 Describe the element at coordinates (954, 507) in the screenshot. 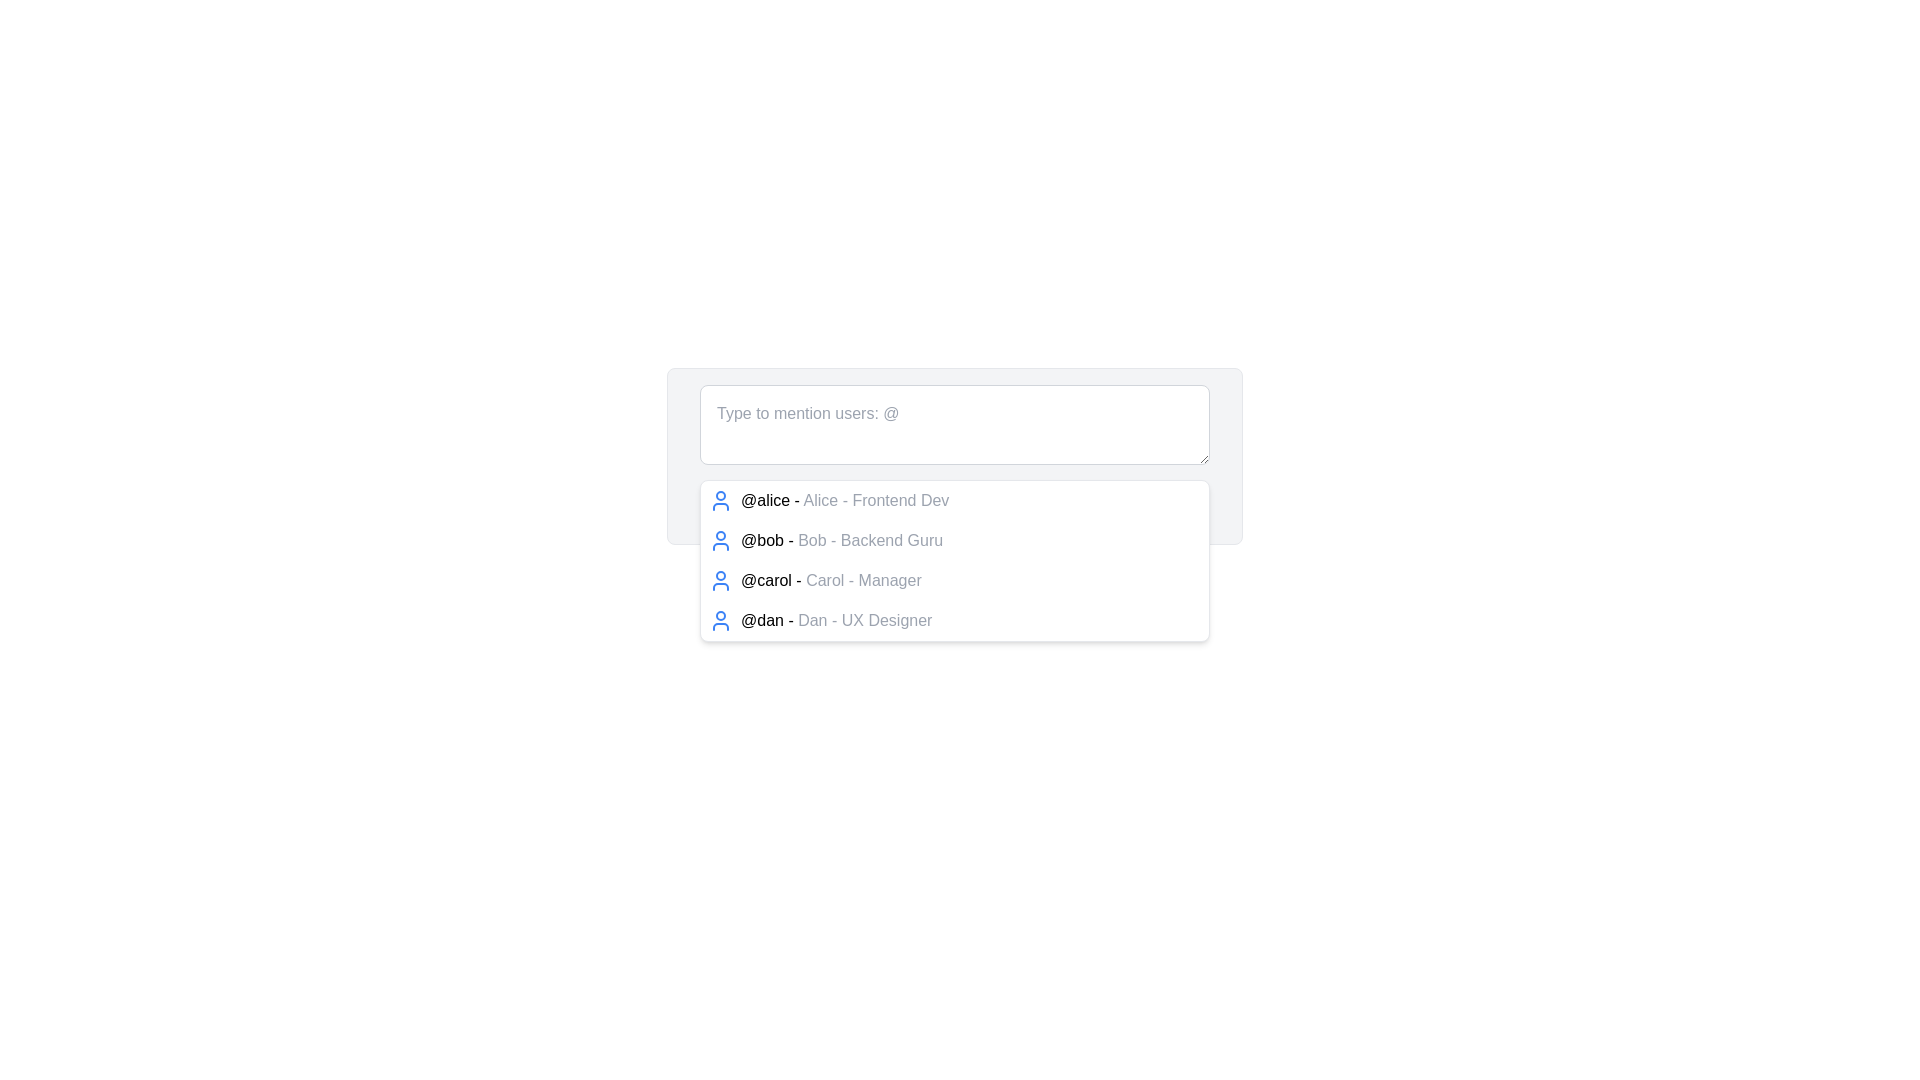

I see `the rounded green button labeled 'Toggle Mention Panel' to trigger the background shading effect` at that location.